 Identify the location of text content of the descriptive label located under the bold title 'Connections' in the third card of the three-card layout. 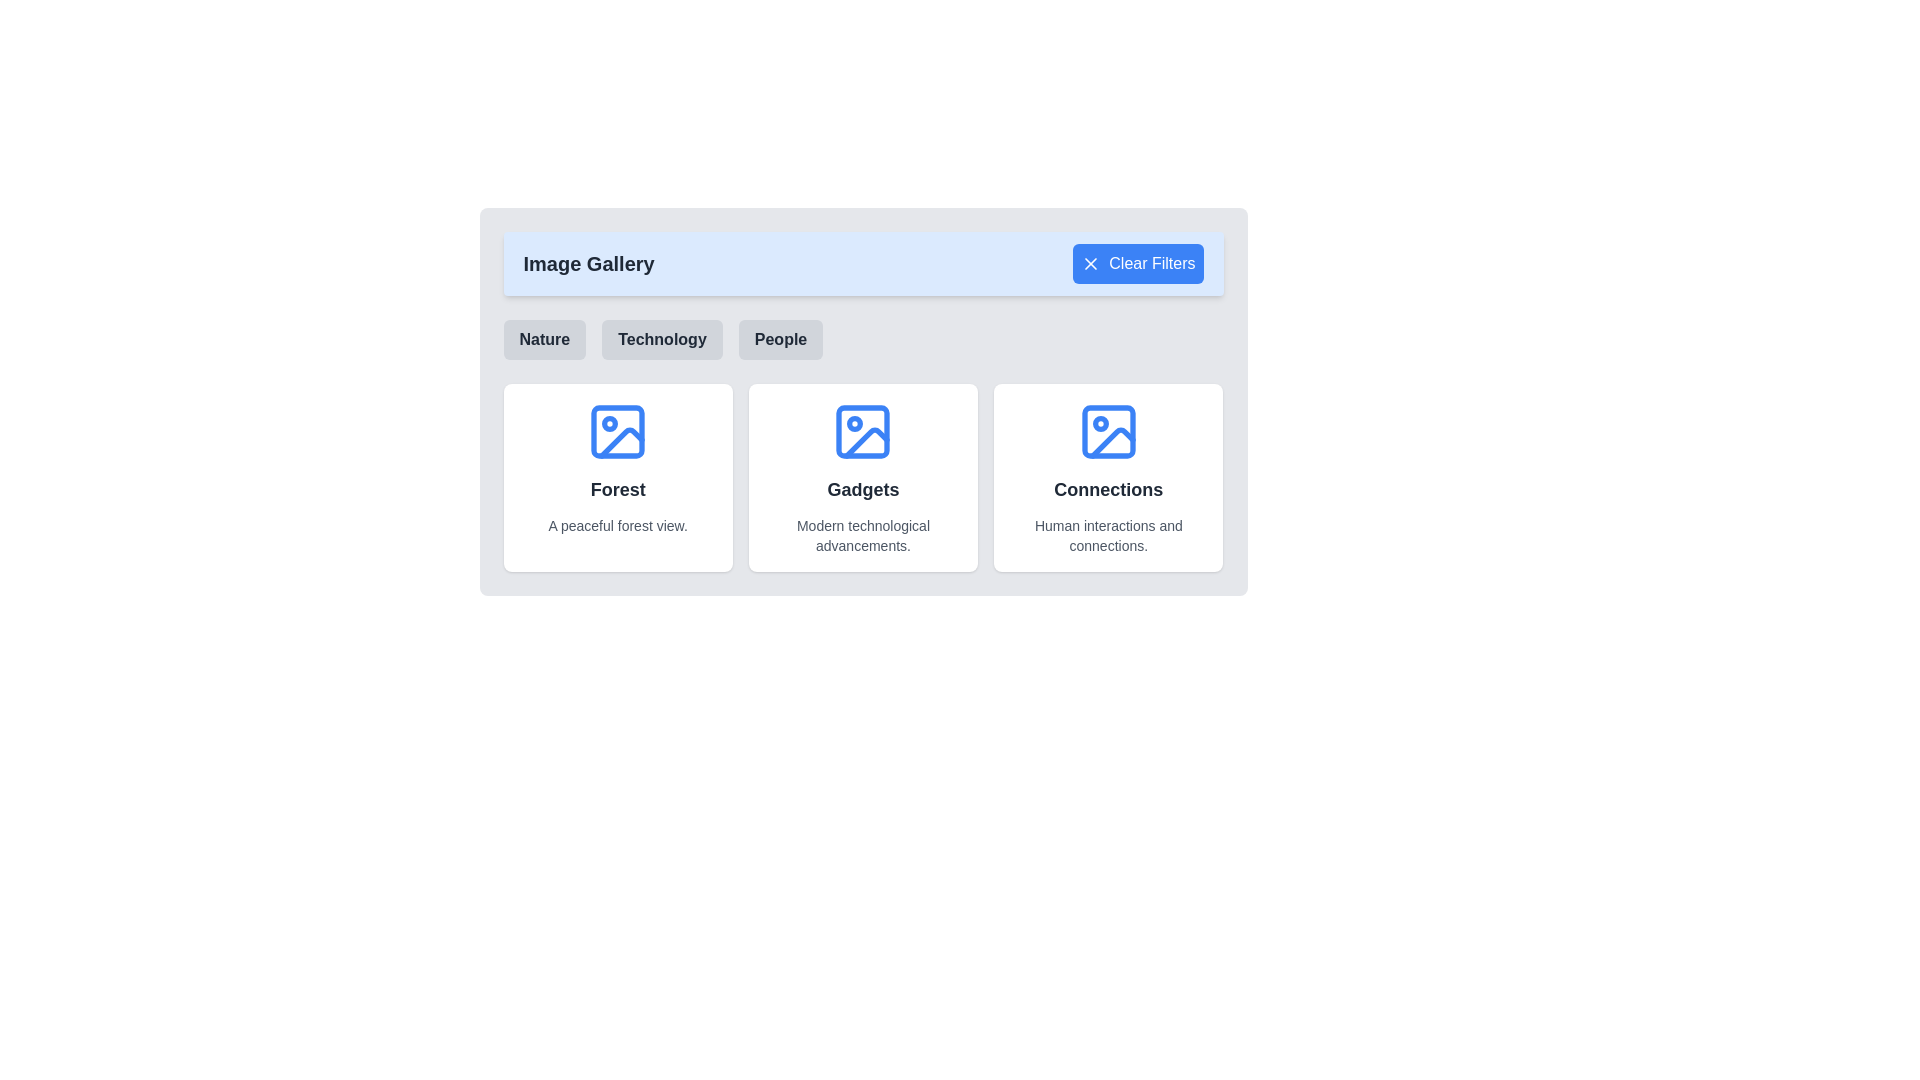
(1107, 535).